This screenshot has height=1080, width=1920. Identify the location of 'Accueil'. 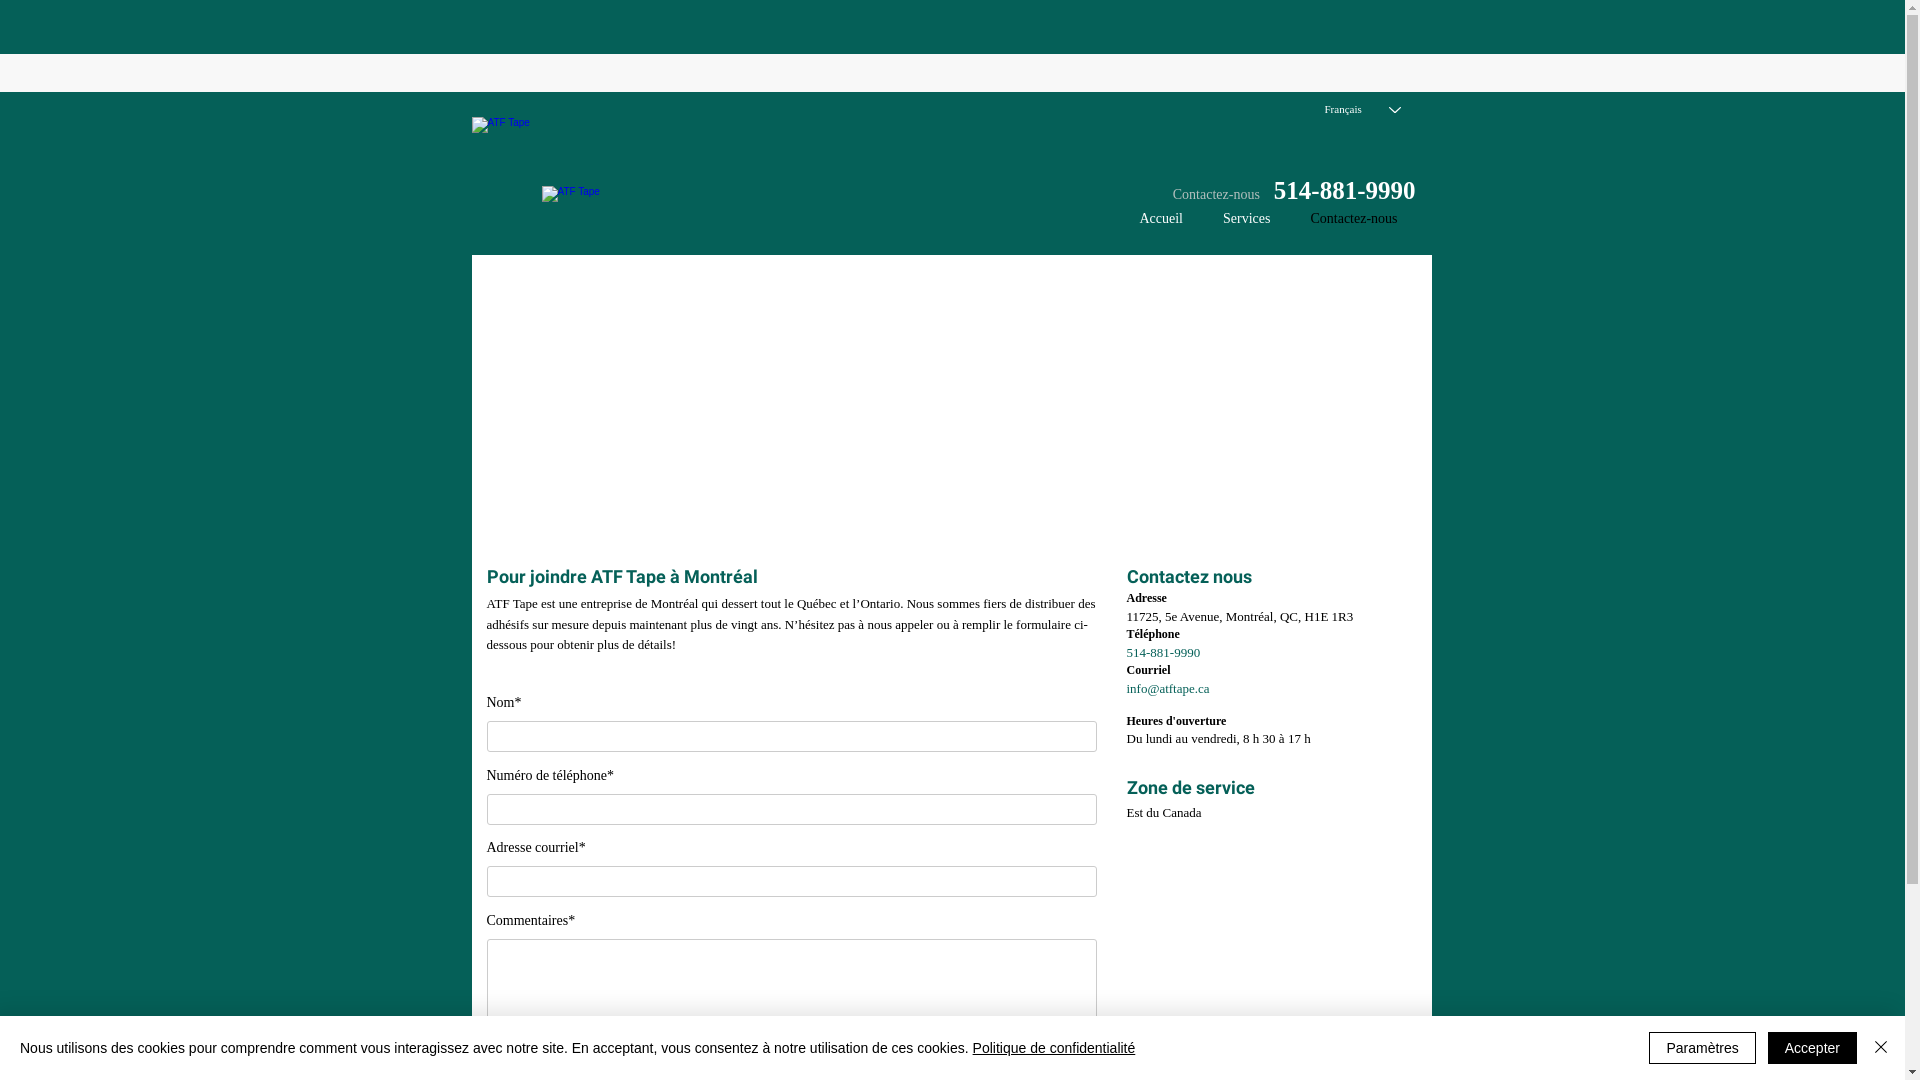
(1161, 219).